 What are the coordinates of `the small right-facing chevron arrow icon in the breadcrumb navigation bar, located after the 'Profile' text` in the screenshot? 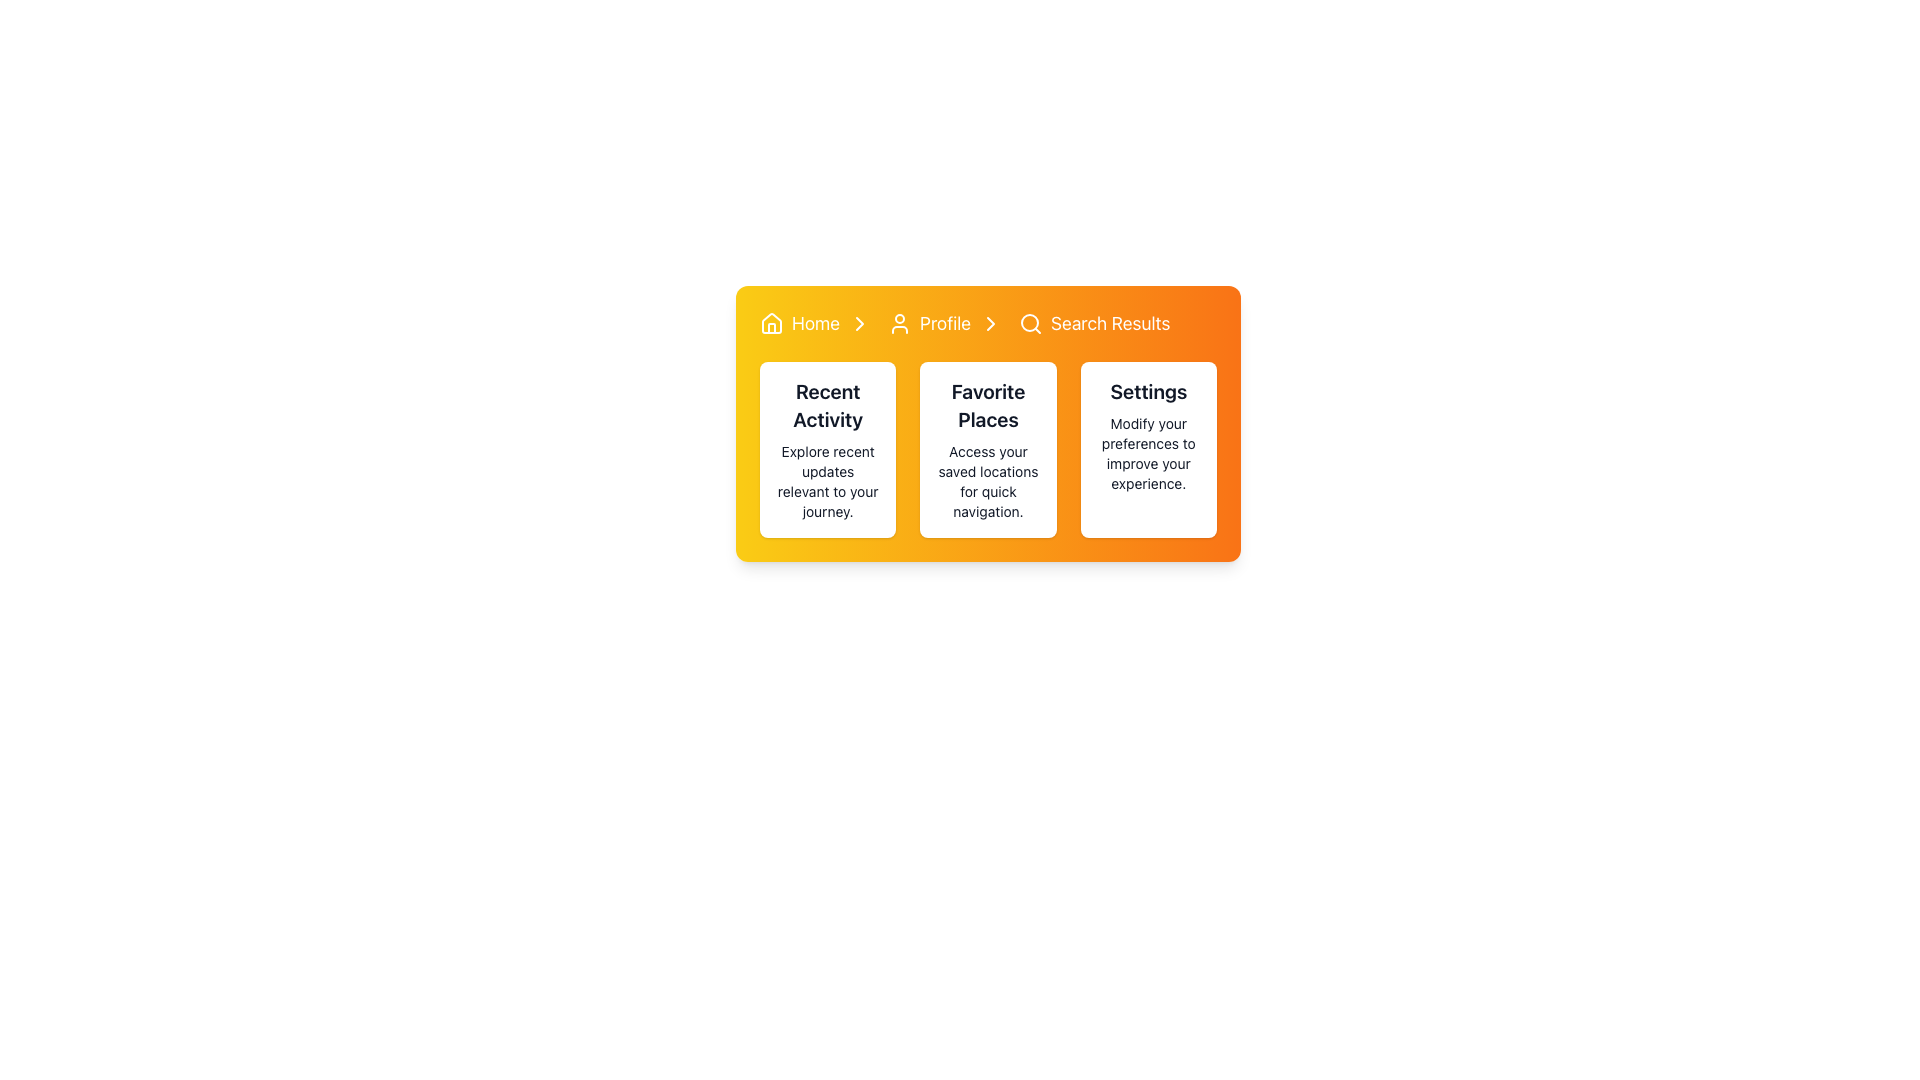 It's located at (991, 323).